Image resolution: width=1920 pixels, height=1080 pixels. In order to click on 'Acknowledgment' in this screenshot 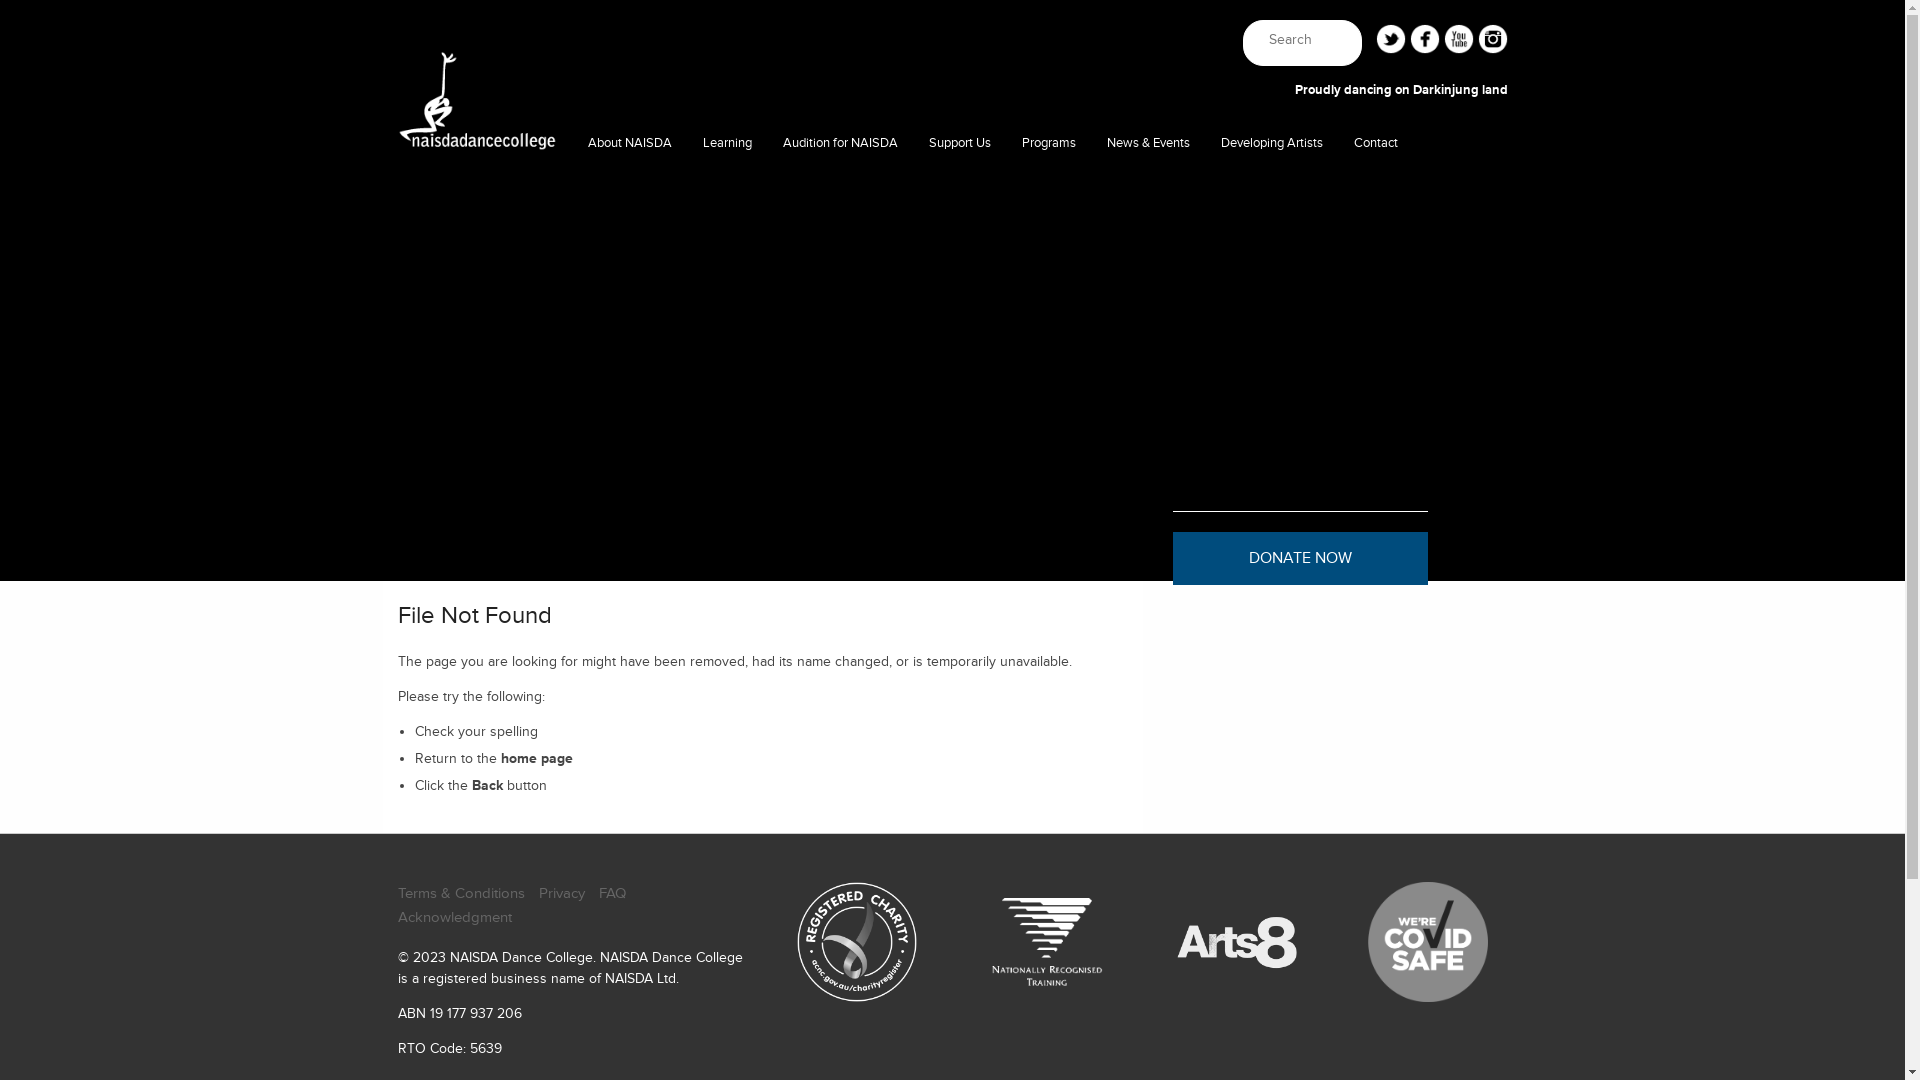, I will do `click(454, 918)`.